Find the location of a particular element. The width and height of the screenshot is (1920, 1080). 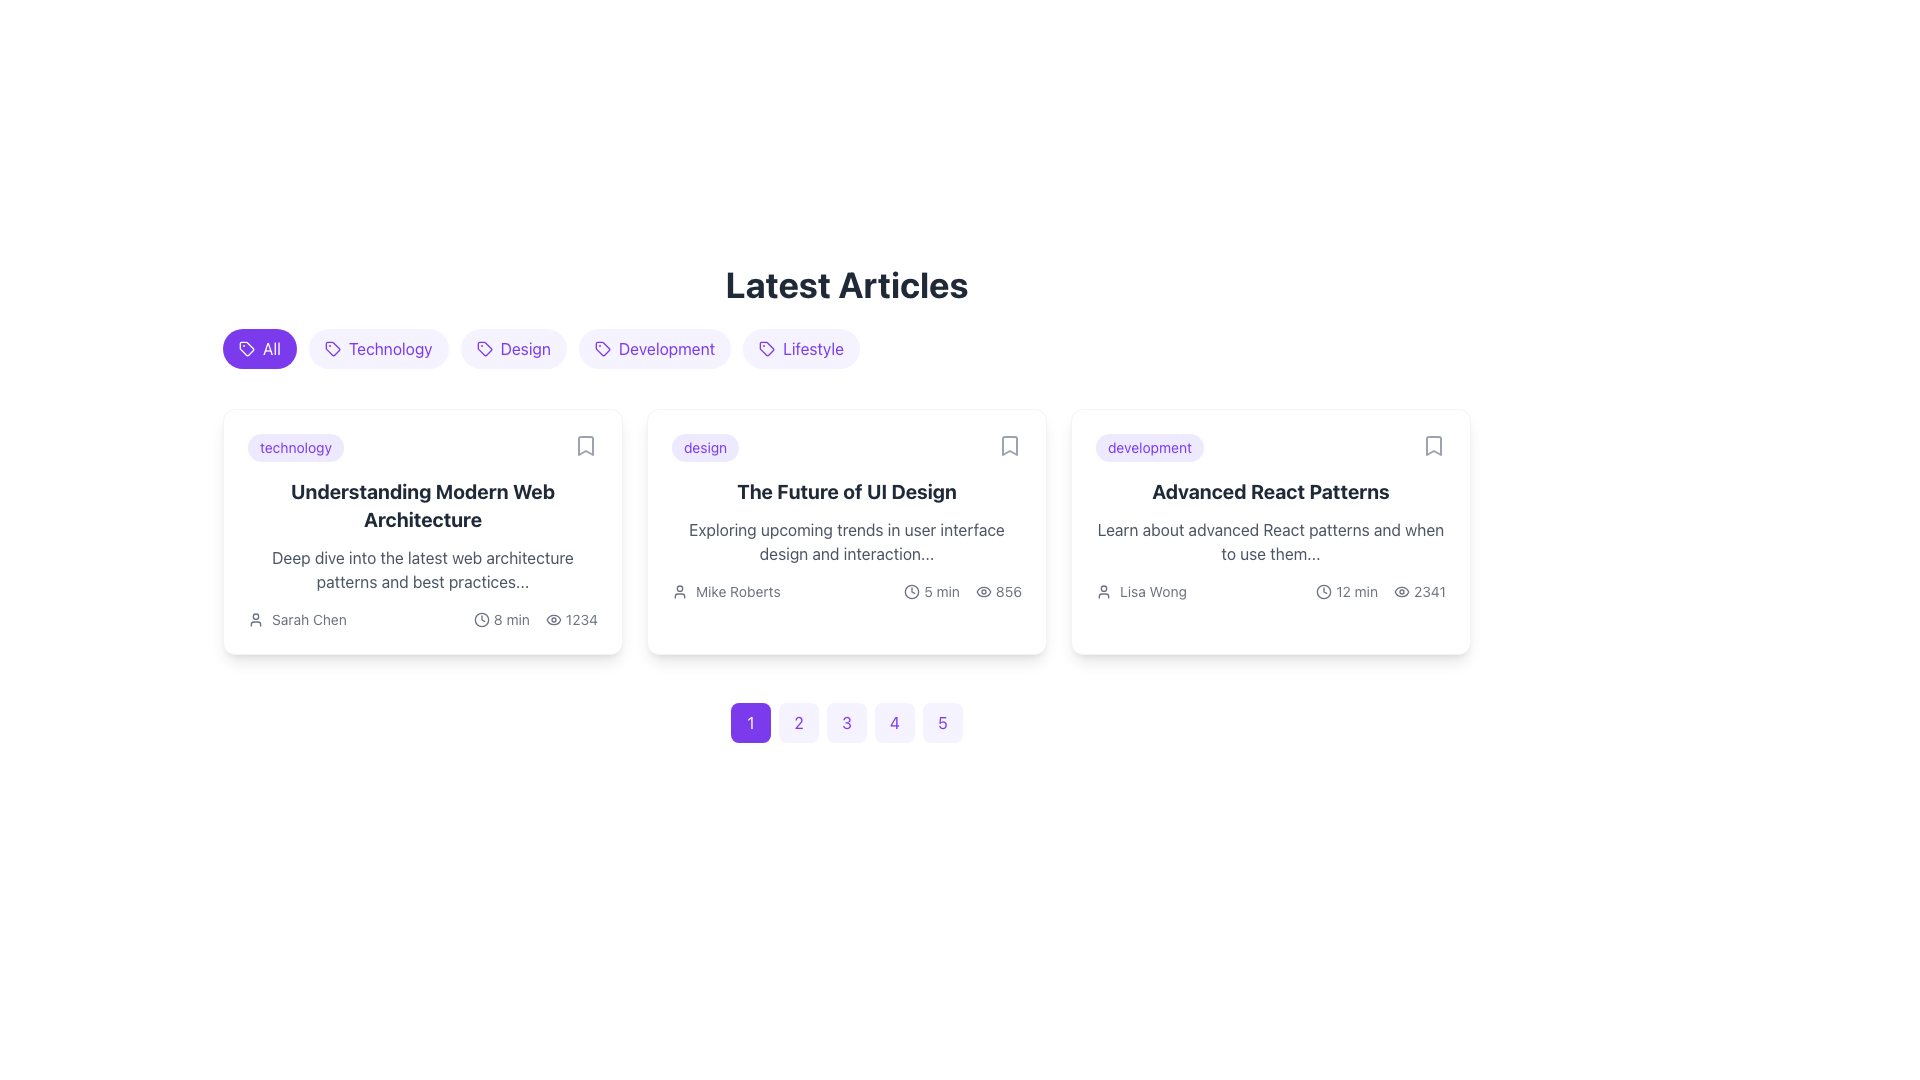

the 'Development' category tag, which is the fourth tag in a row of category labels beneath the 'Latest Articles' title is located at coordinates (667, 347).